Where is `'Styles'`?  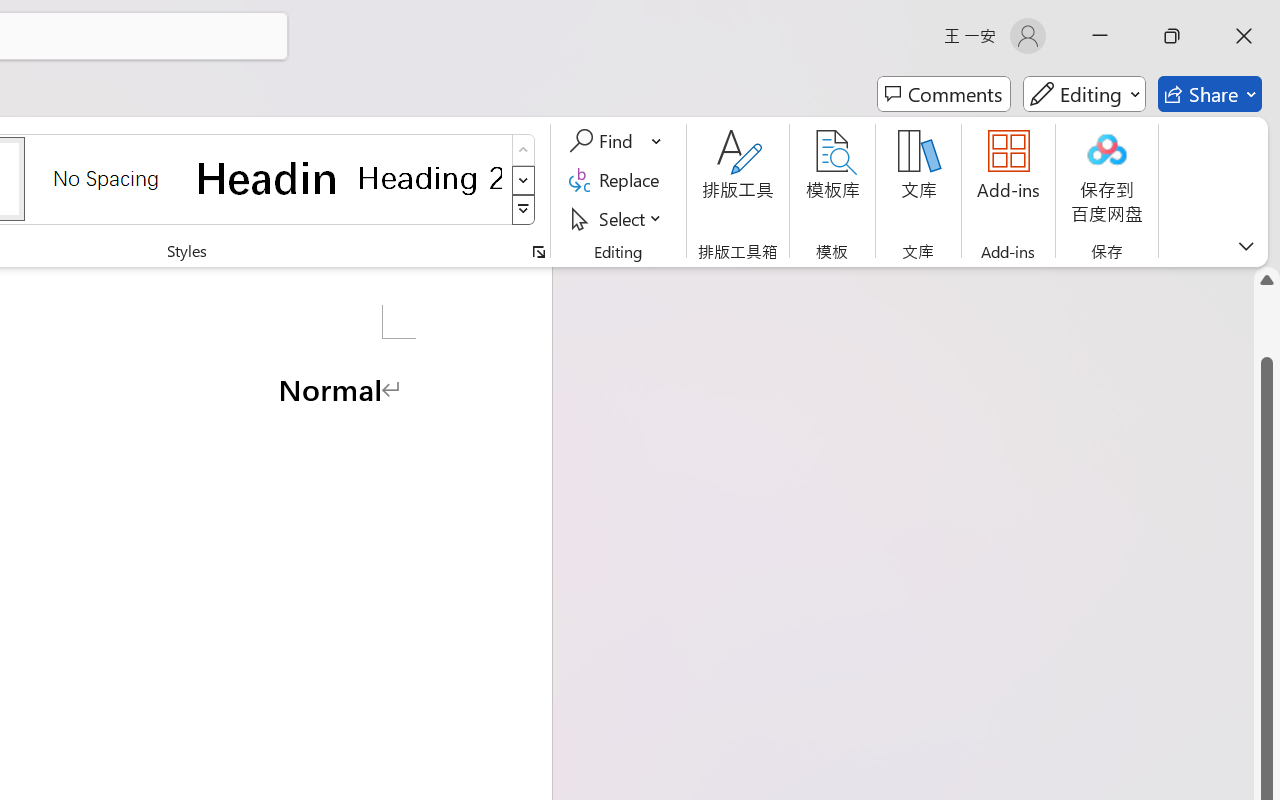 'Styles' is located at coordinates (523, 210).